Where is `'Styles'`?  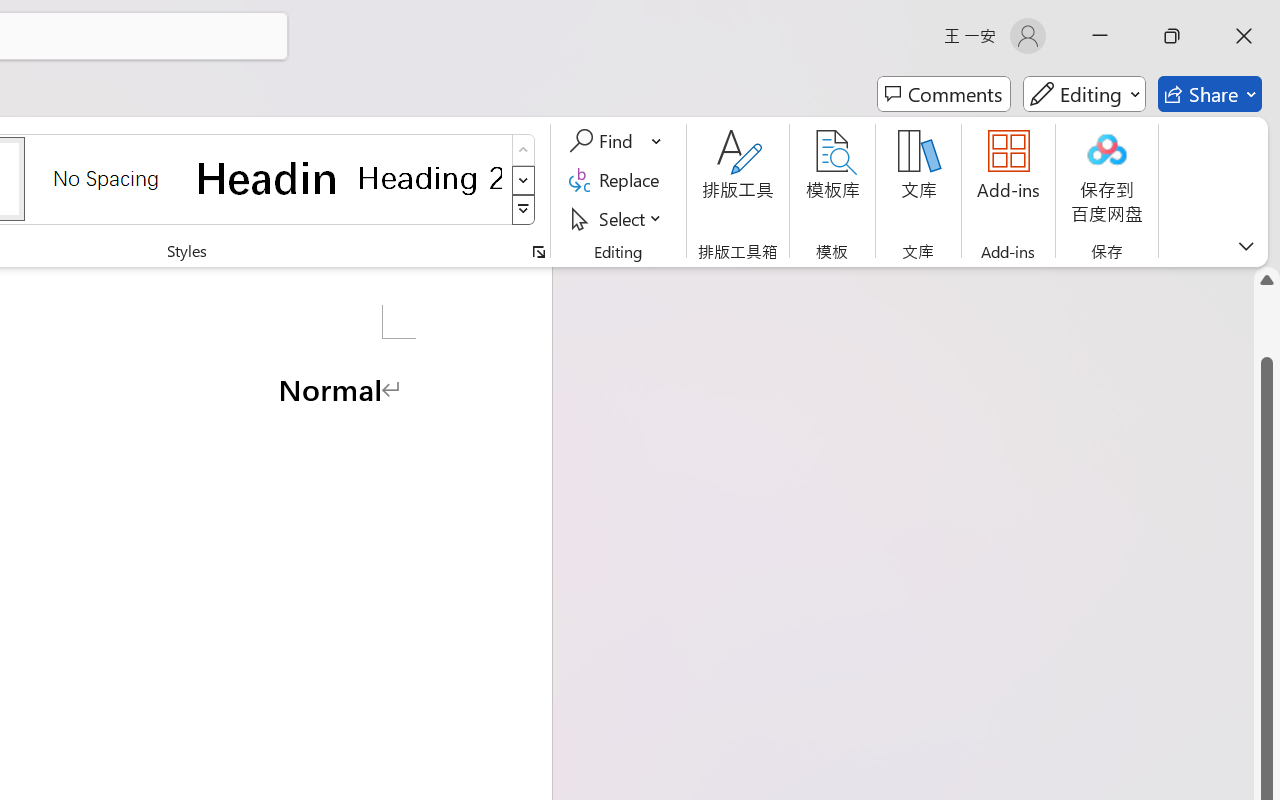 'Styles' is located at coordinates (523, 210).